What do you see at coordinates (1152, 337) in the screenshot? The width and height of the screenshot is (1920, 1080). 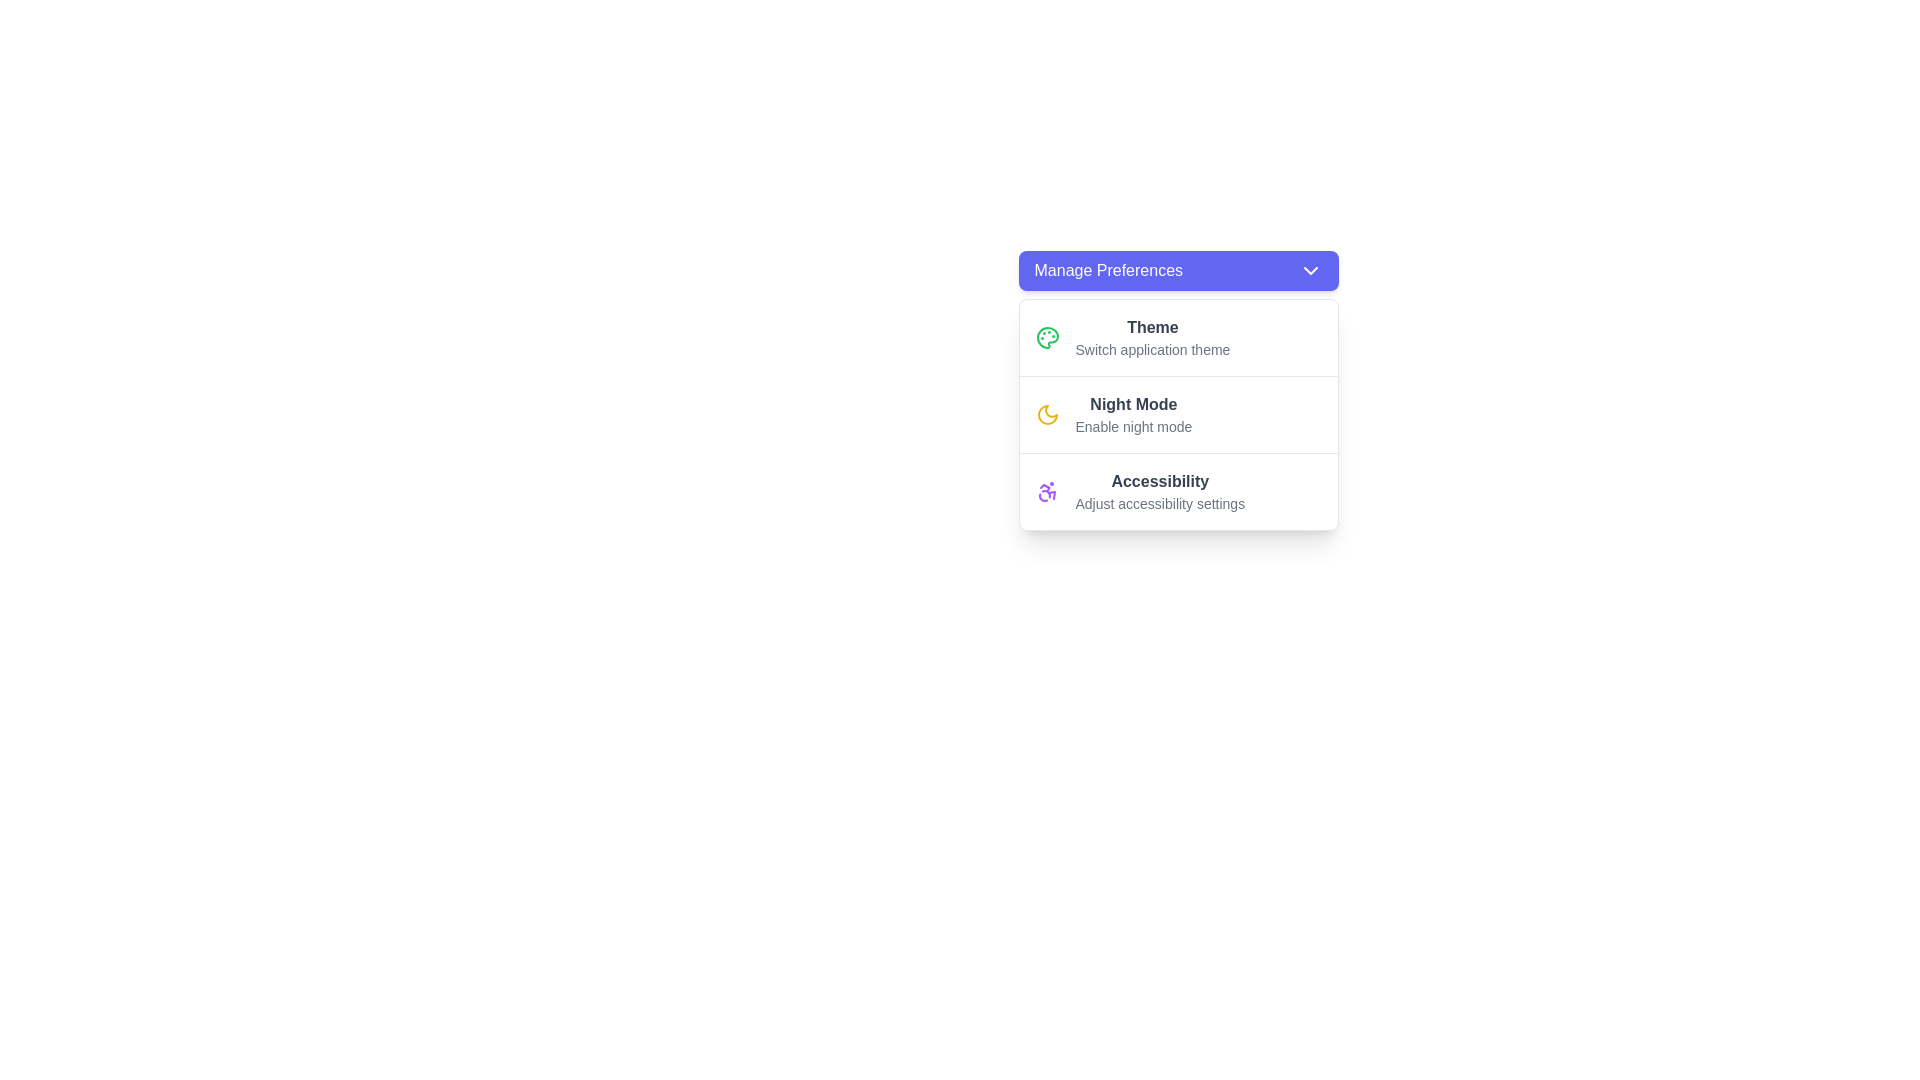 I see `the Text label with description located at the top of the dropdown menu under the 'Manage Preferences' section, which is directly above the 'Night Mode' option` at bounding box center [1152, 337].